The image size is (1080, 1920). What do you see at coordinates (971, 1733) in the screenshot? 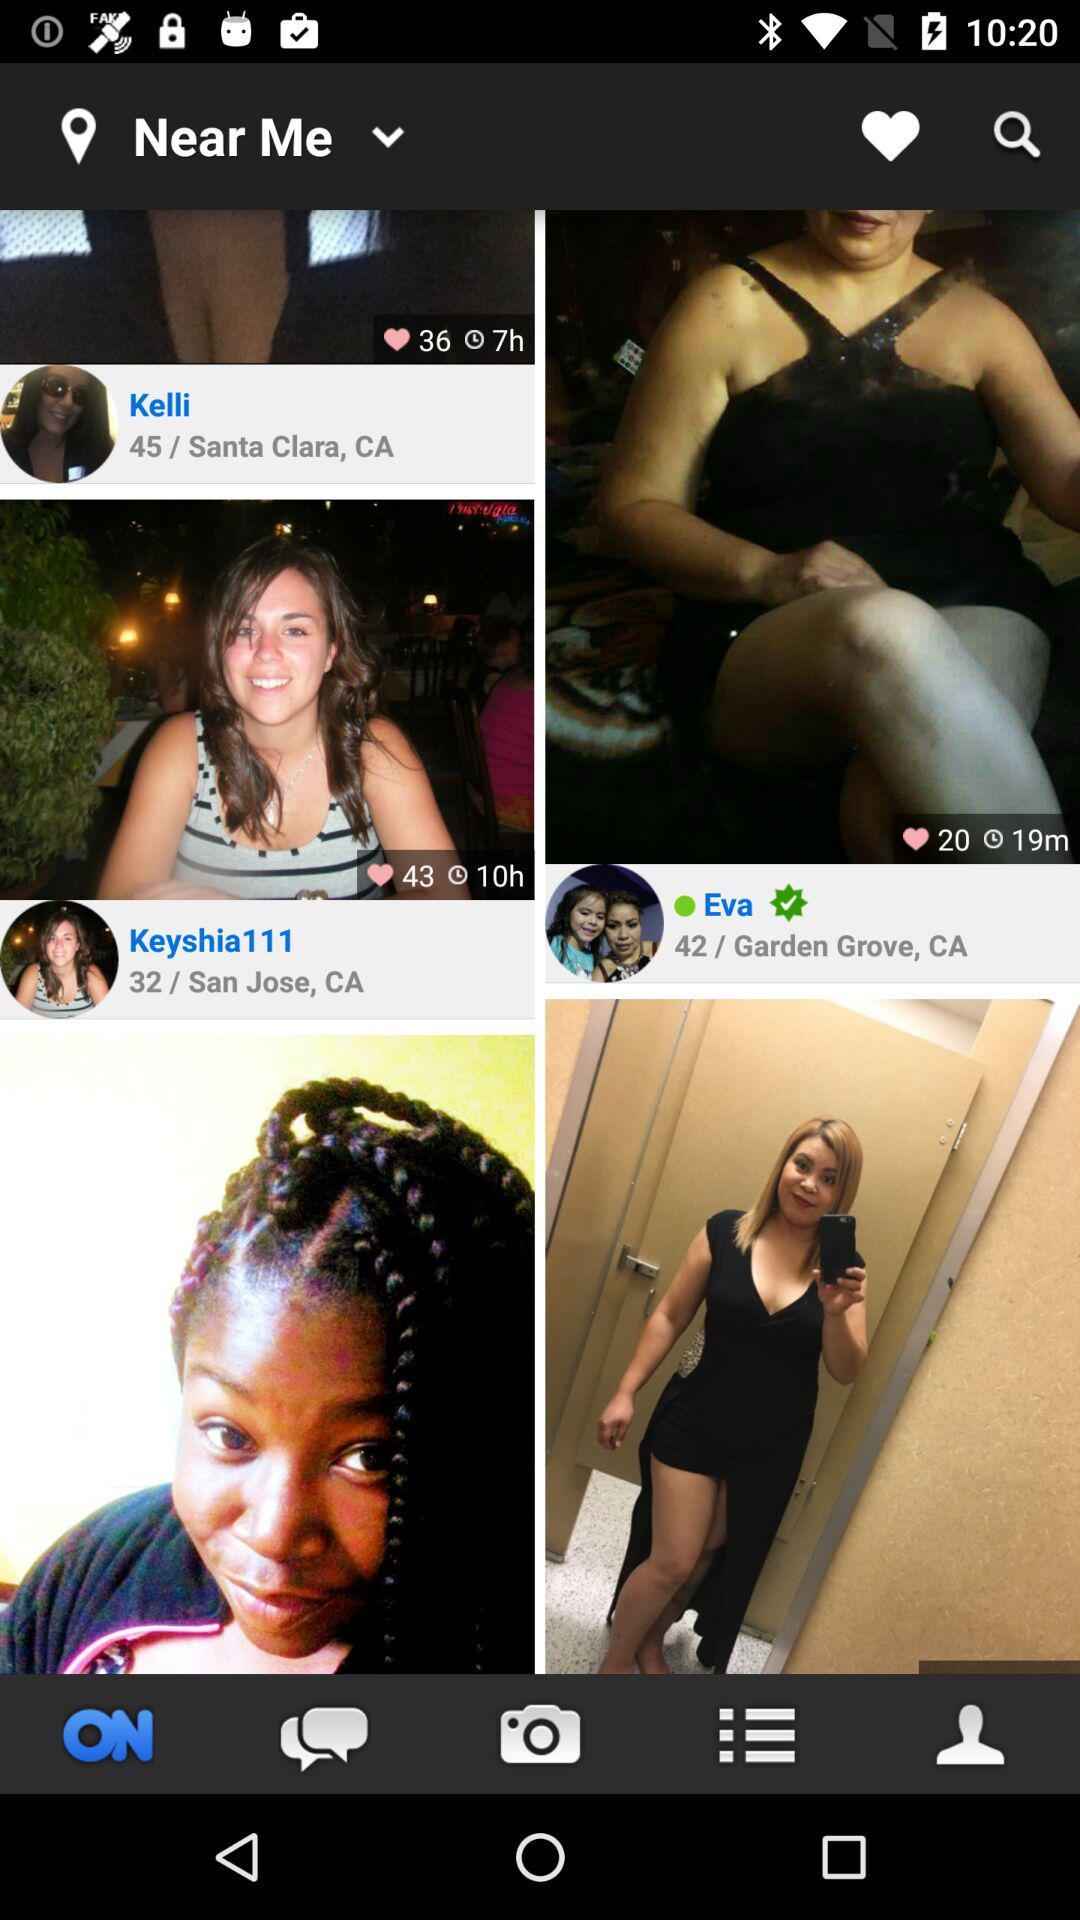
I see `look friend 's profiles` at bounding box center [971, 1733].